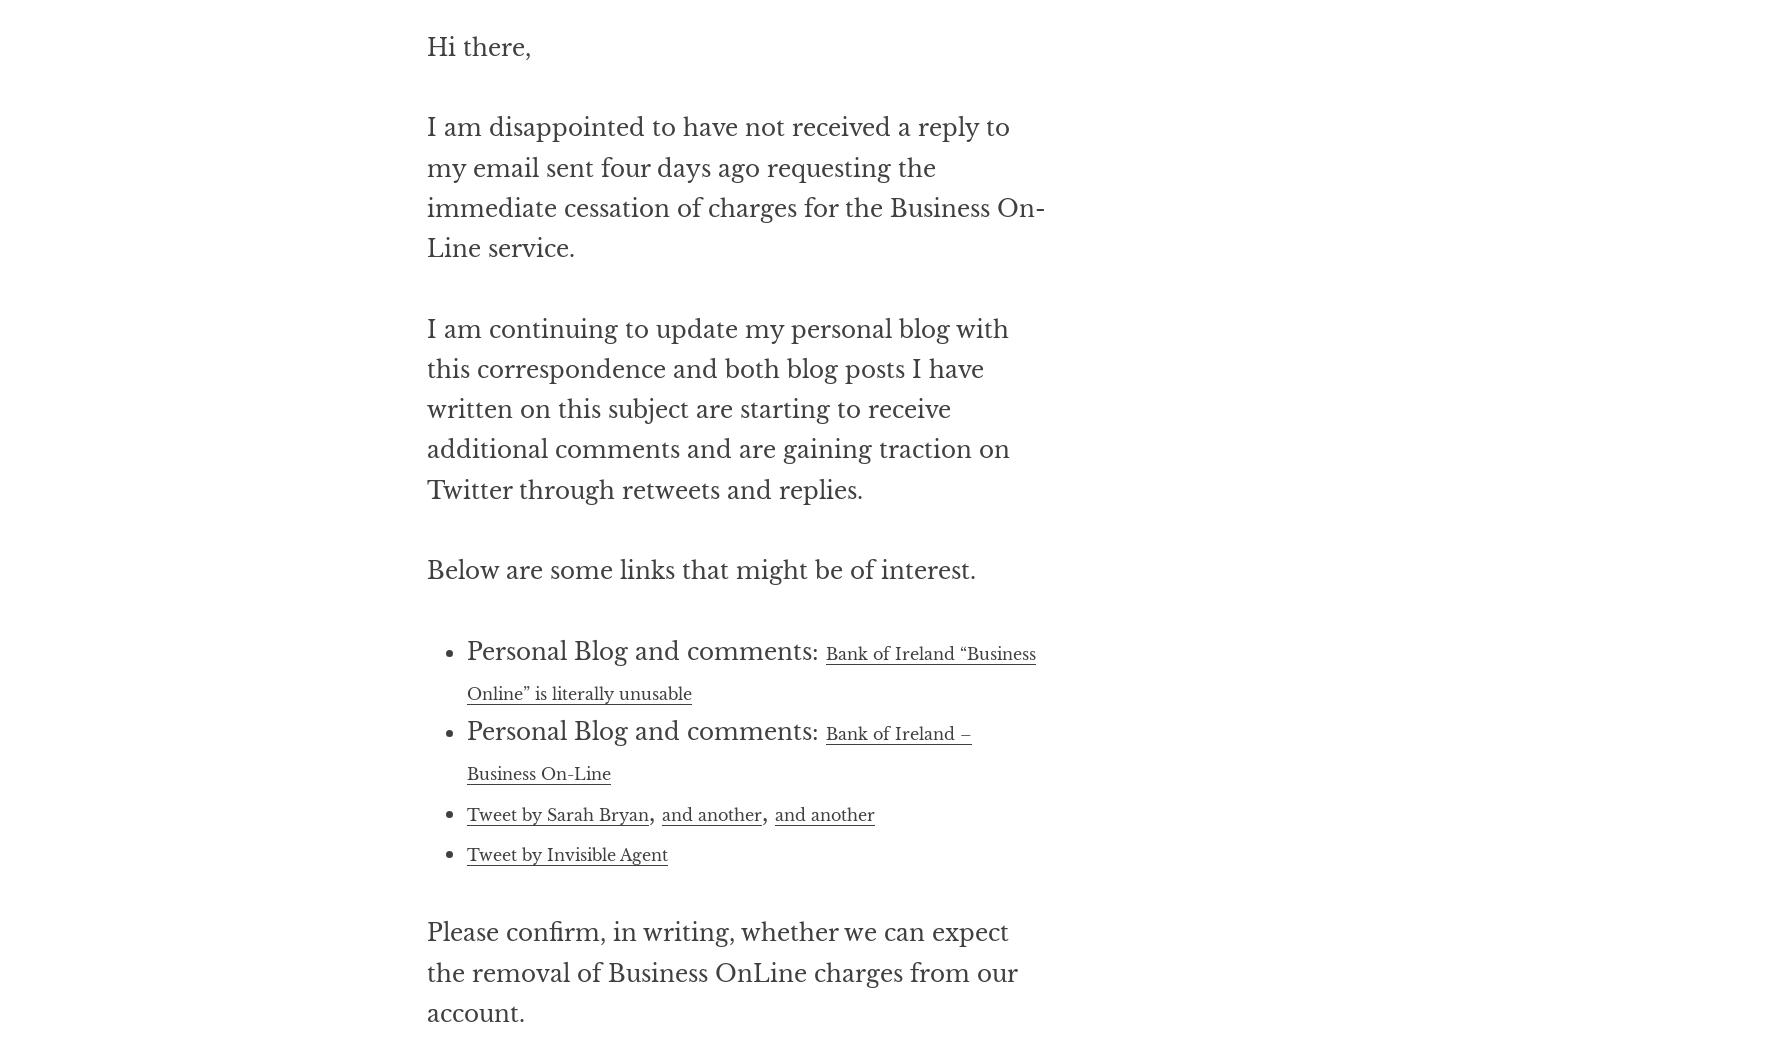 This screenshot has height=1037, width=1780. Describe the element at coordinates (586, 45) in the screenshot. I see `'11/01/2013 10:07'` at that location.